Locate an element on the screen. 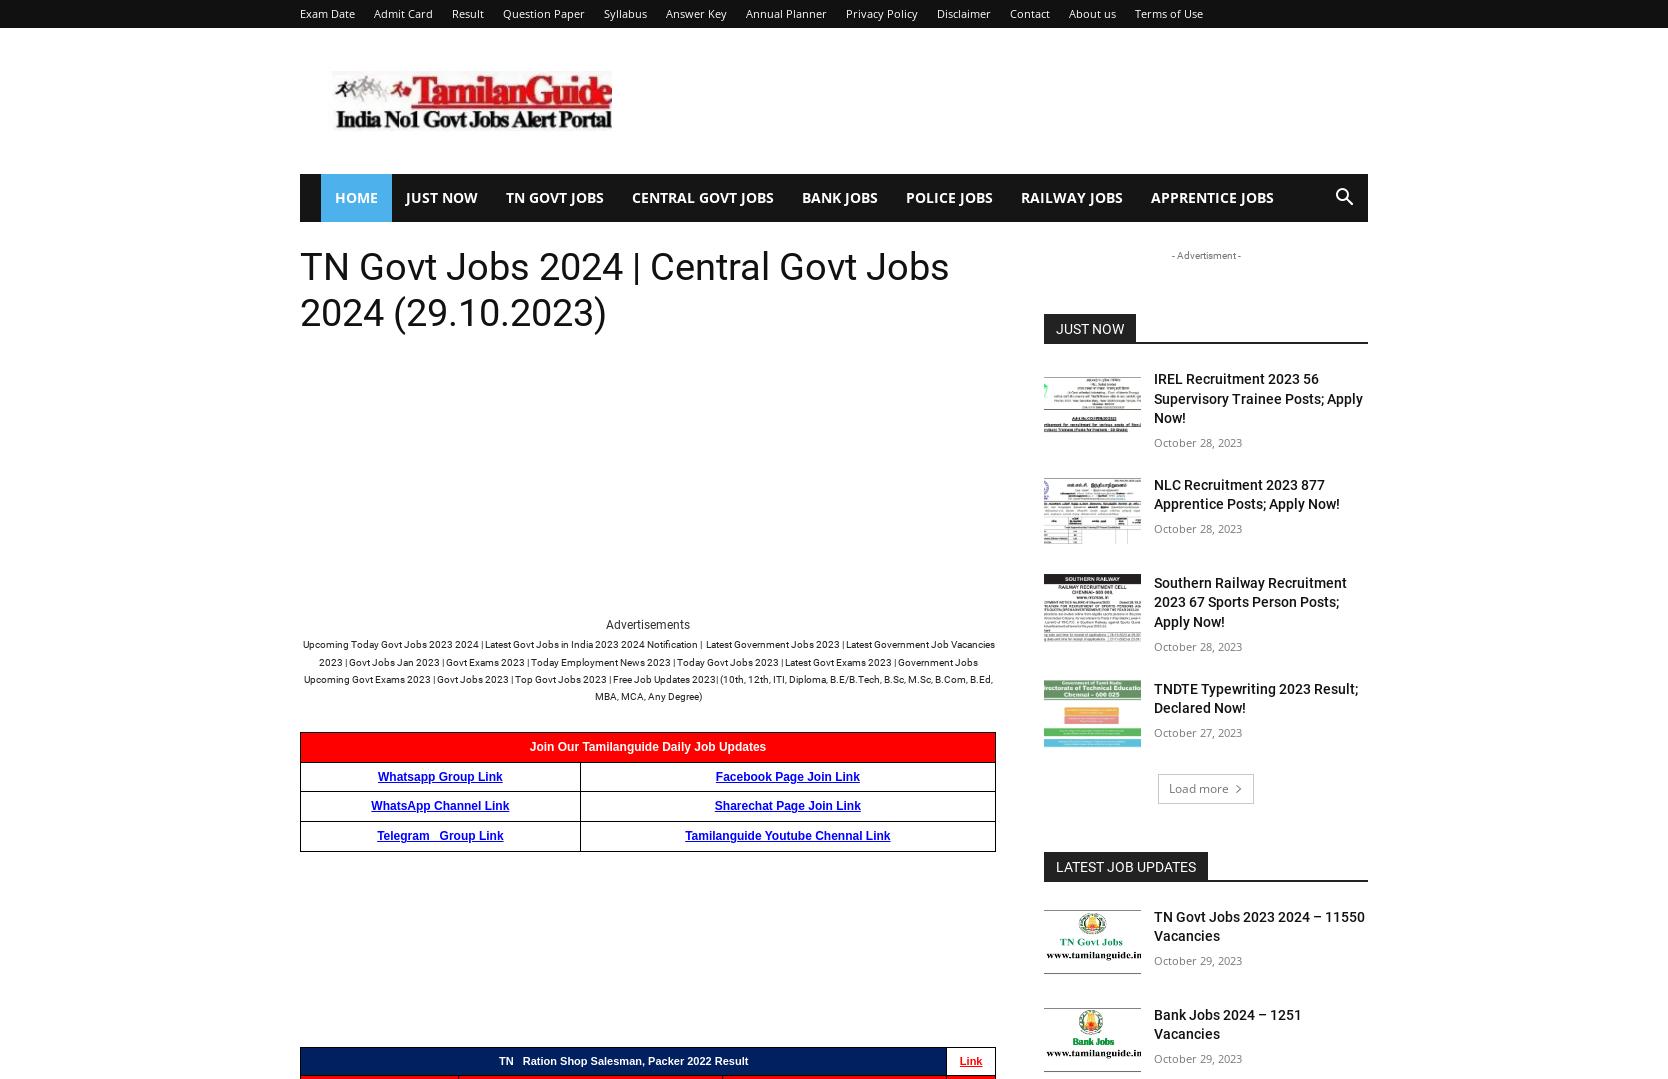 The width and height of the screenshot is (1668, 1079). 'IREL Recruitment 2023 56 Supervisory Trainee Posts; Apply Now!' is located at coordinates (1258, 397).